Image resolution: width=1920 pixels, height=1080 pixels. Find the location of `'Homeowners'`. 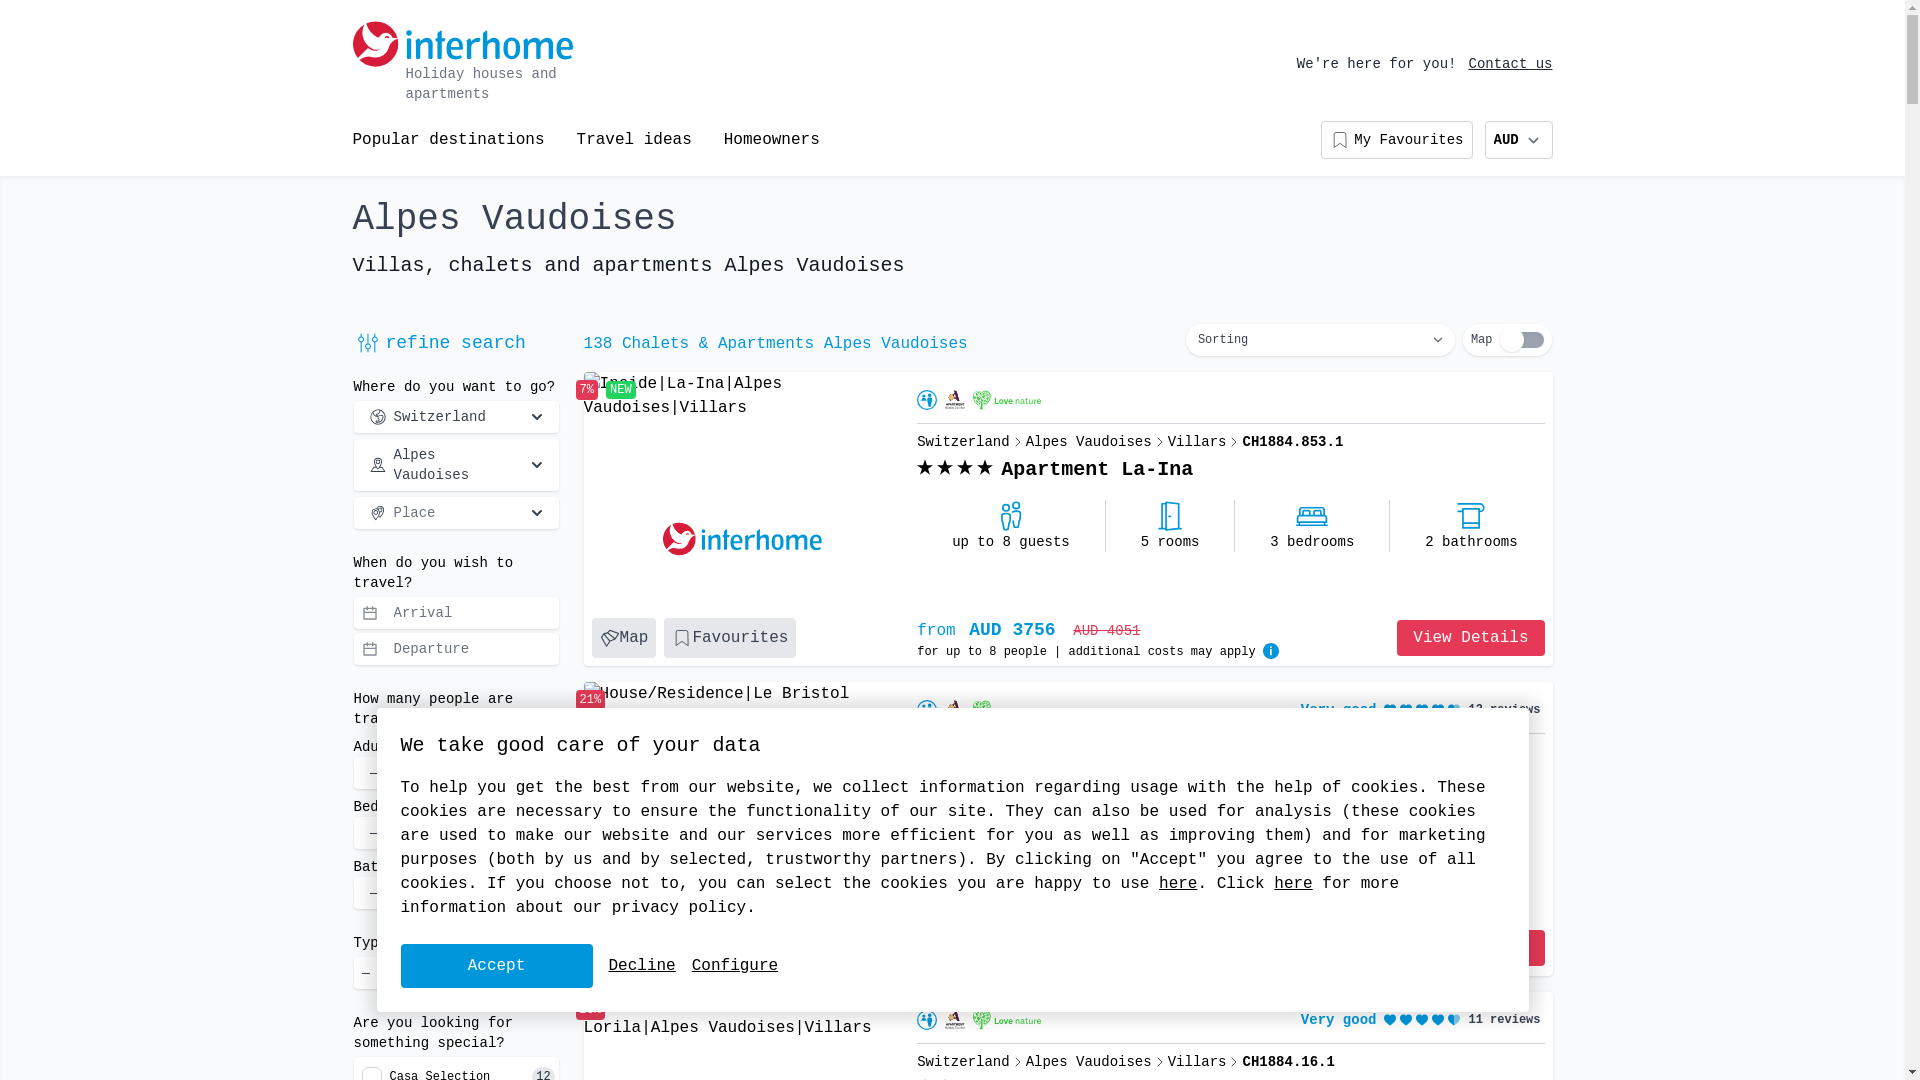

'Homeowners' is located at coordinates (771, 138).